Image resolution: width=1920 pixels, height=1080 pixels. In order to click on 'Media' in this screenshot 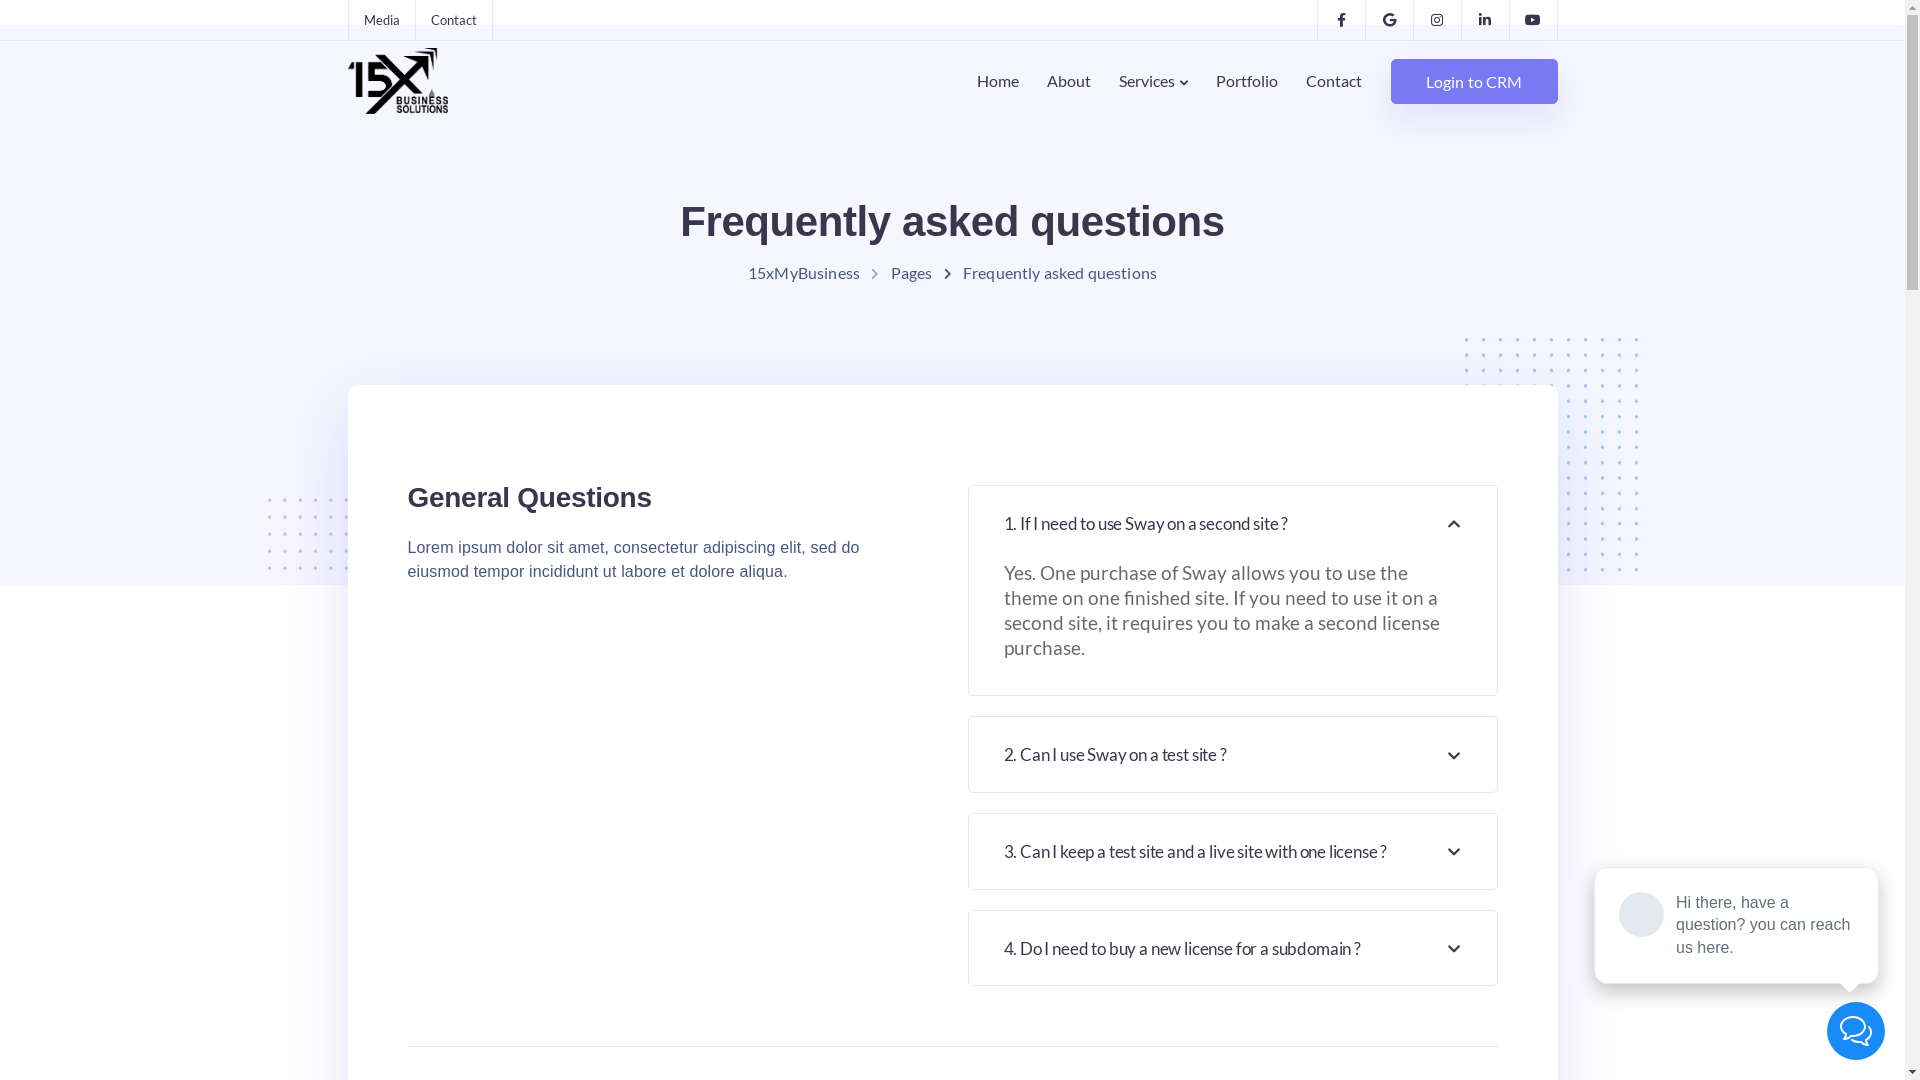, I will do `click(382, 19)`.